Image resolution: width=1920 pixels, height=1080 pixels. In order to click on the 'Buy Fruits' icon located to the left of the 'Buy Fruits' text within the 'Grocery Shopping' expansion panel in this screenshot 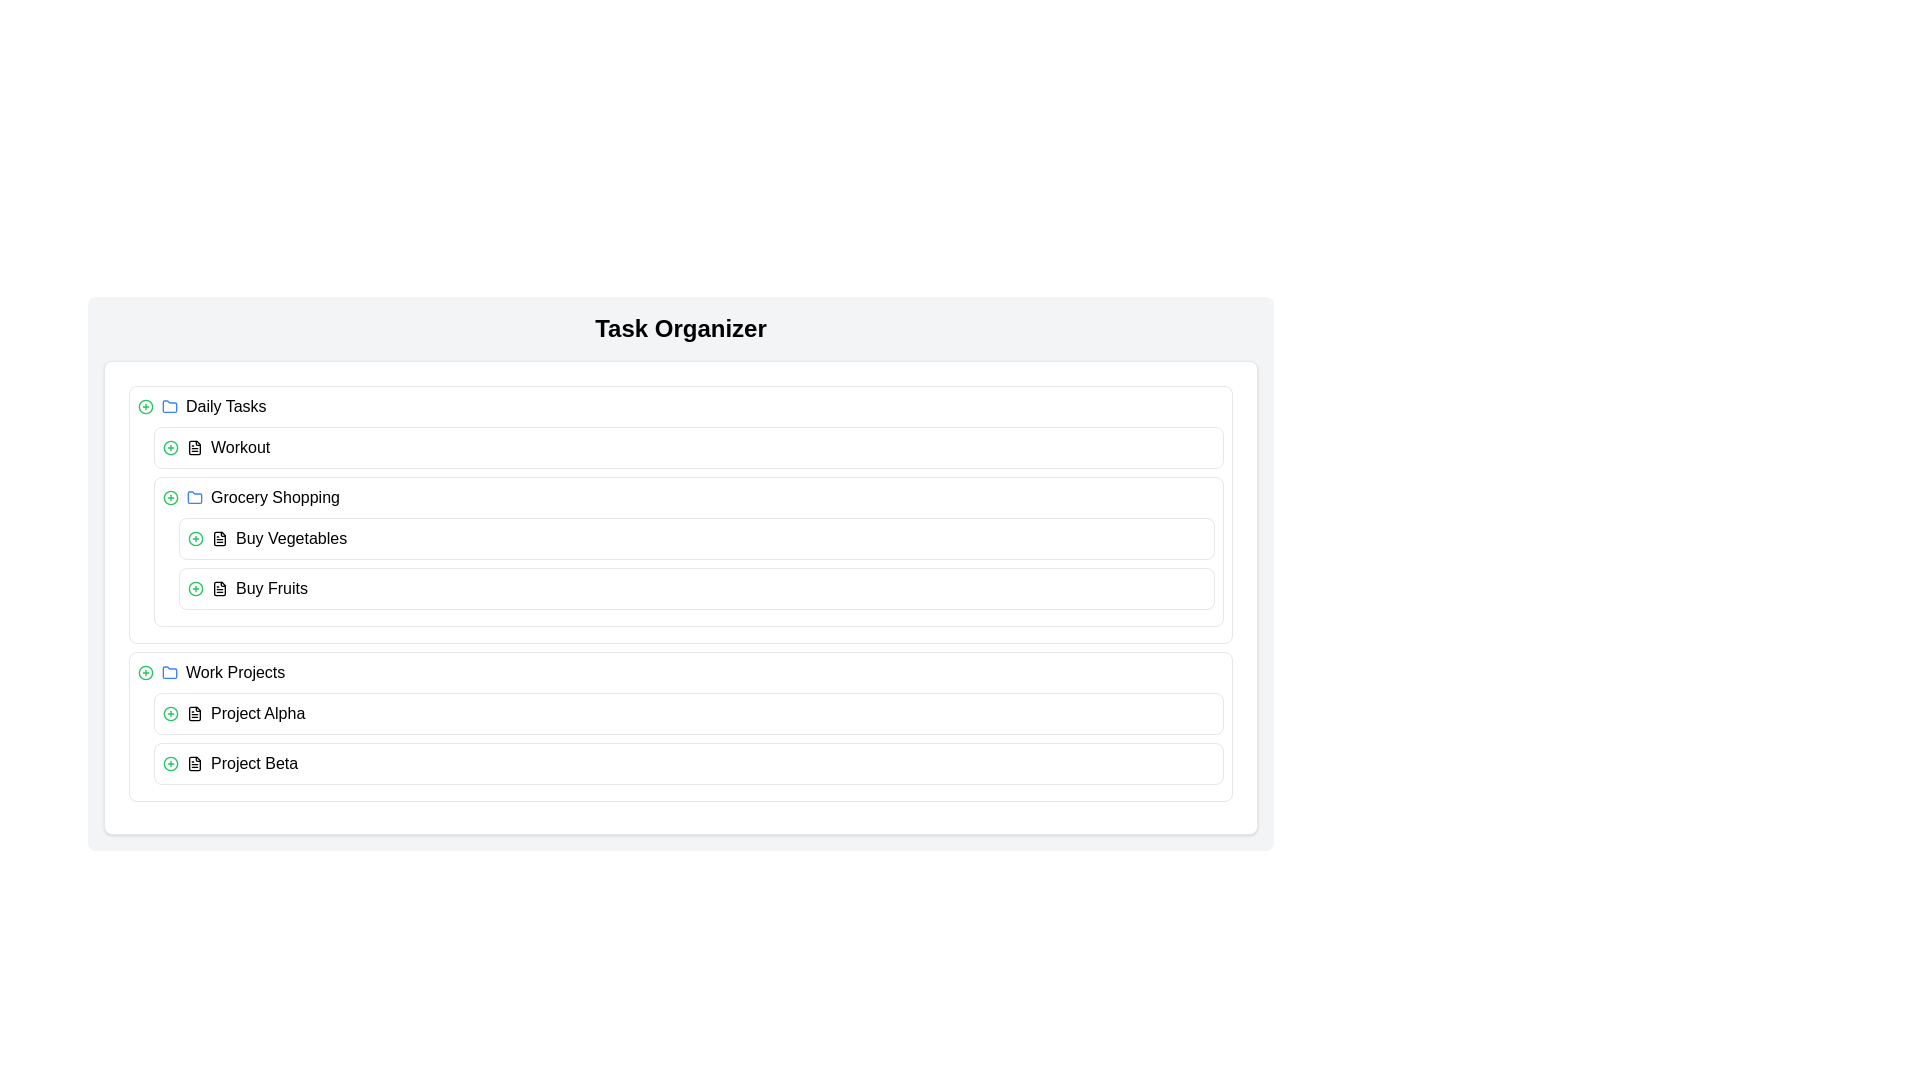, I will do `click(220, 588)`.